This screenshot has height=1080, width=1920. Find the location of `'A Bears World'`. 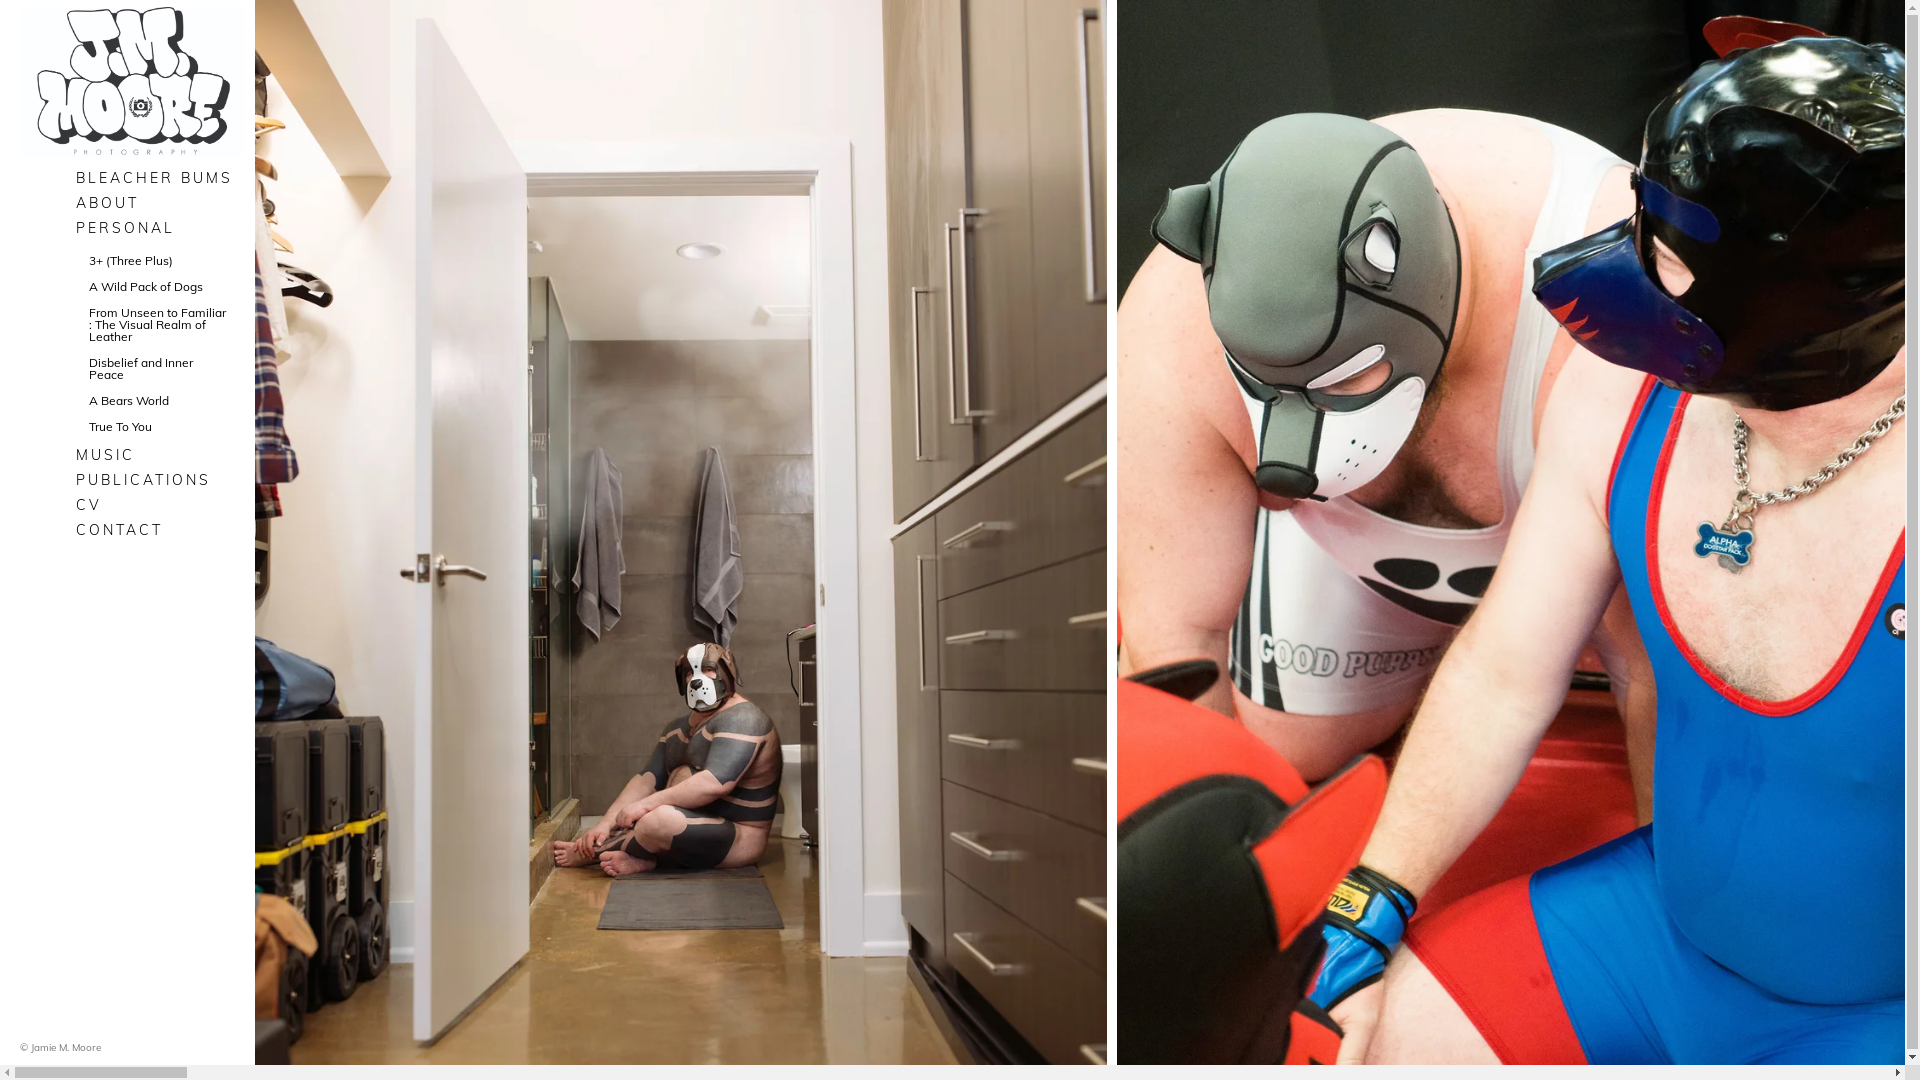

'A Bears World' is located at coordinates (156, 401).